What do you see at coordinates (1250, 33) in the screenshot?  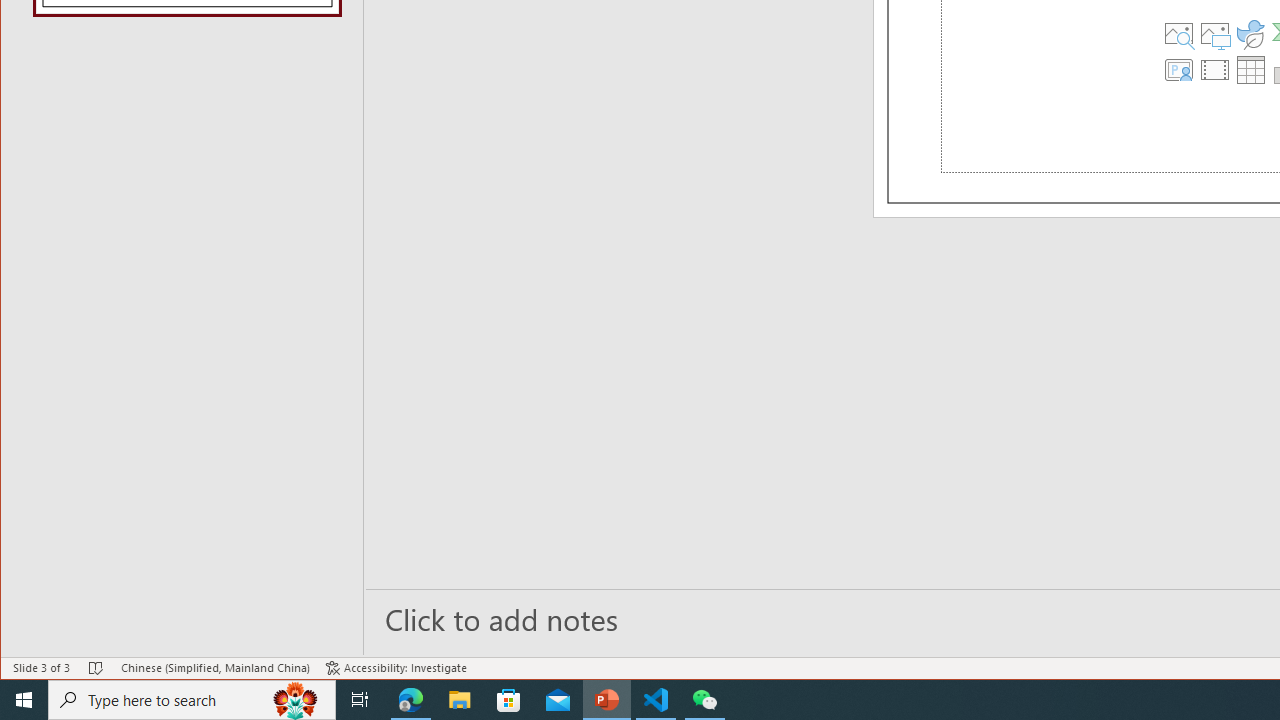 I see `'Insert an Icon'` at bounding box center [1250, 33].